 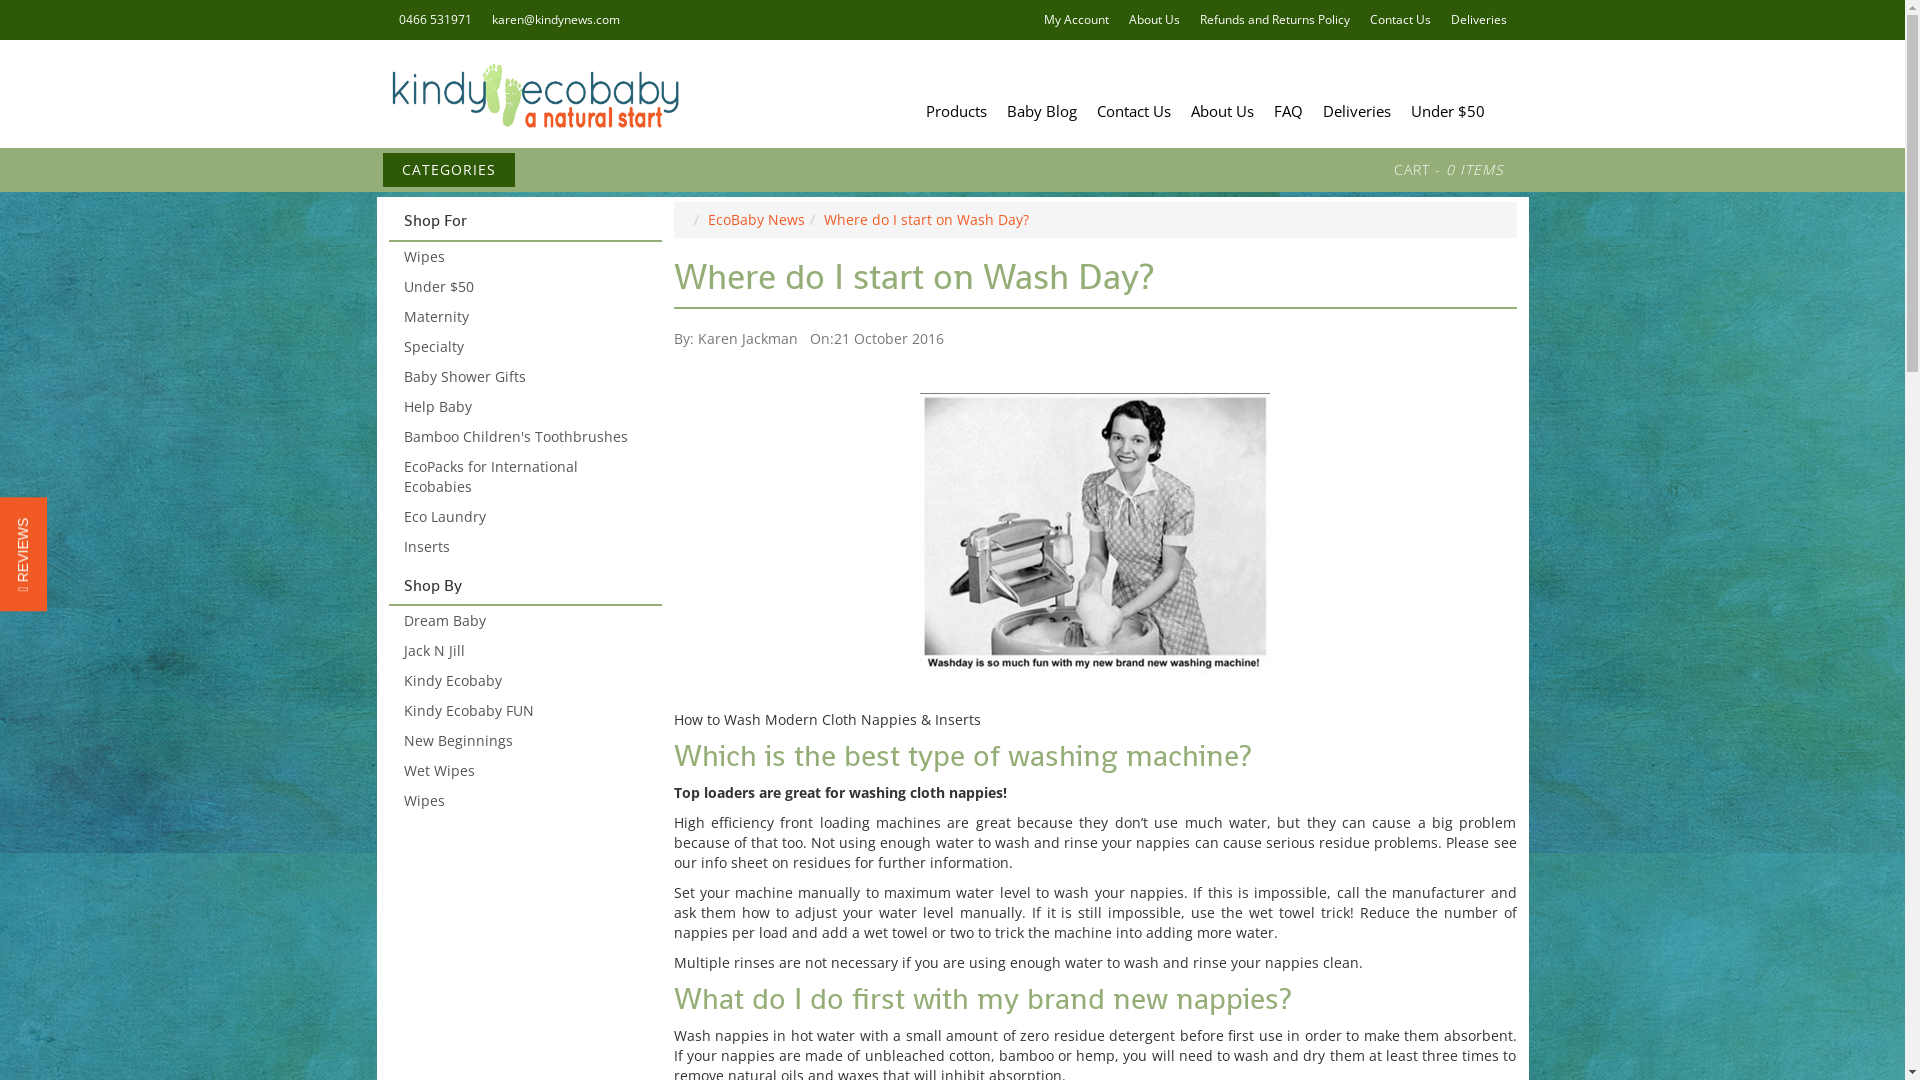 What do you see at coordinates (524, 406) in the screenshot?
I see `'Help Baby'` at bounding box center [524, 406].